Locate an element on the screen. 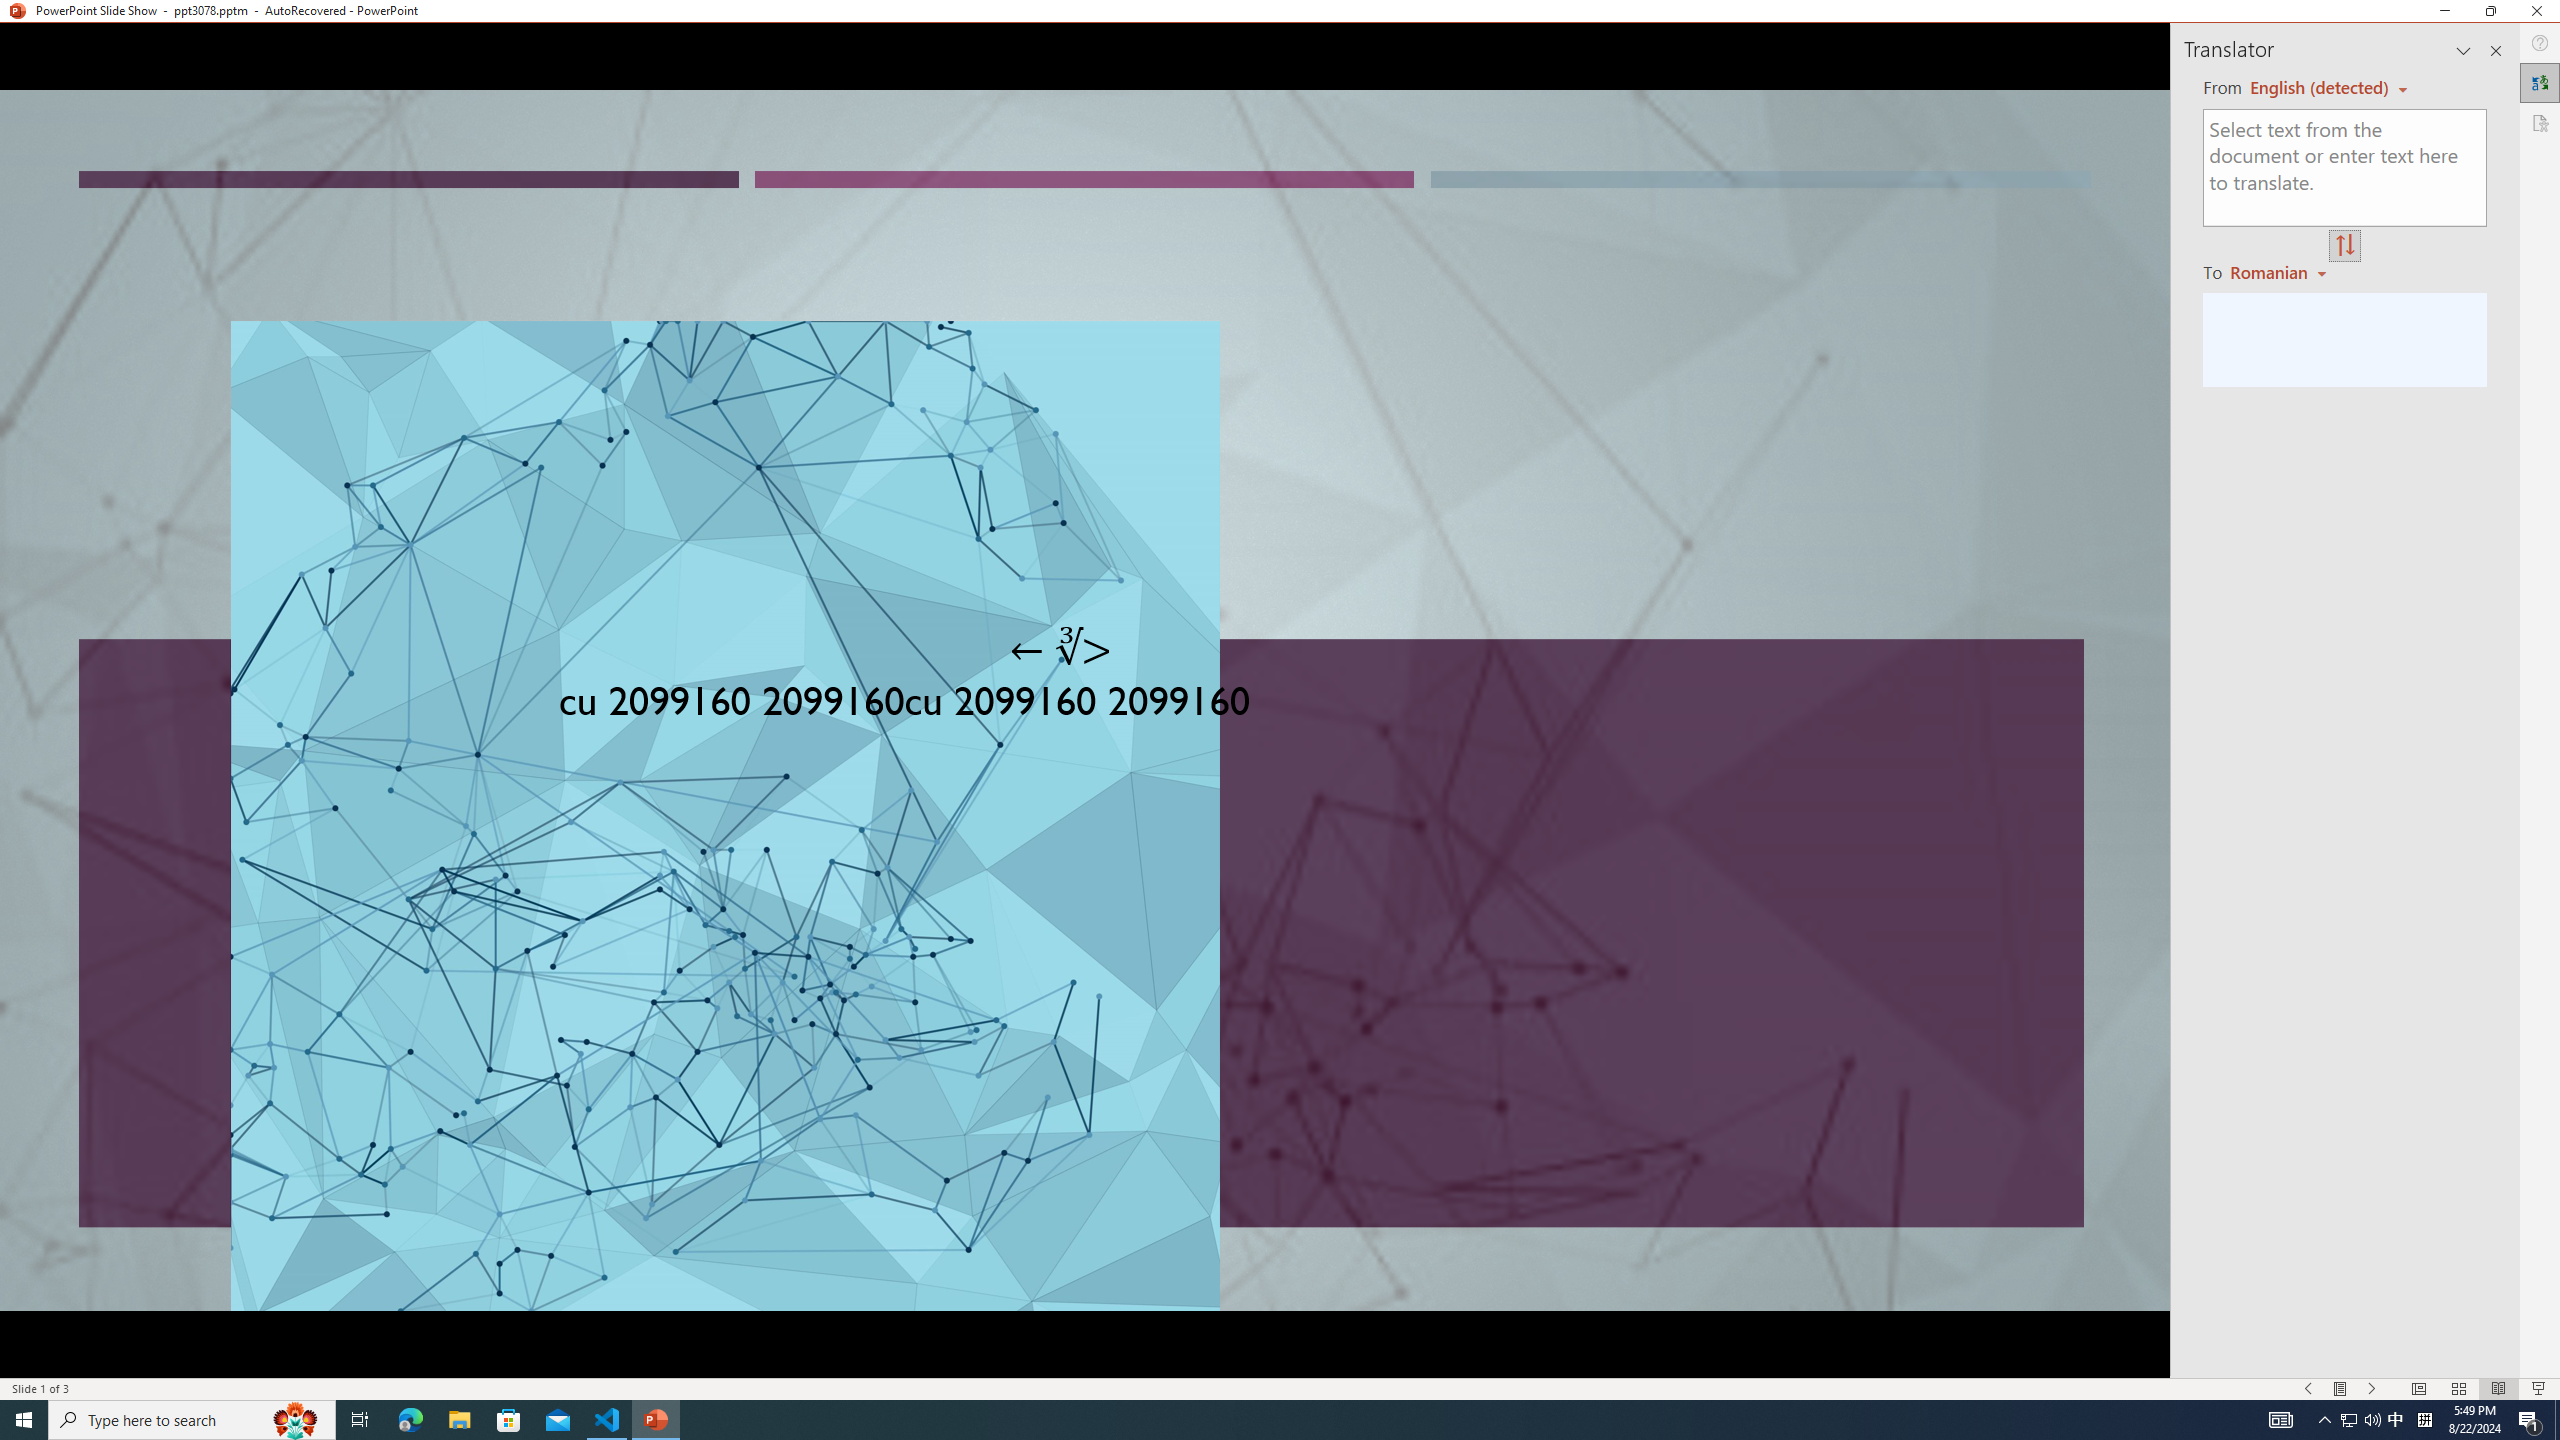 The image size is (2560, 1440). 'Romanian' is located at coordinates (2279, 271).